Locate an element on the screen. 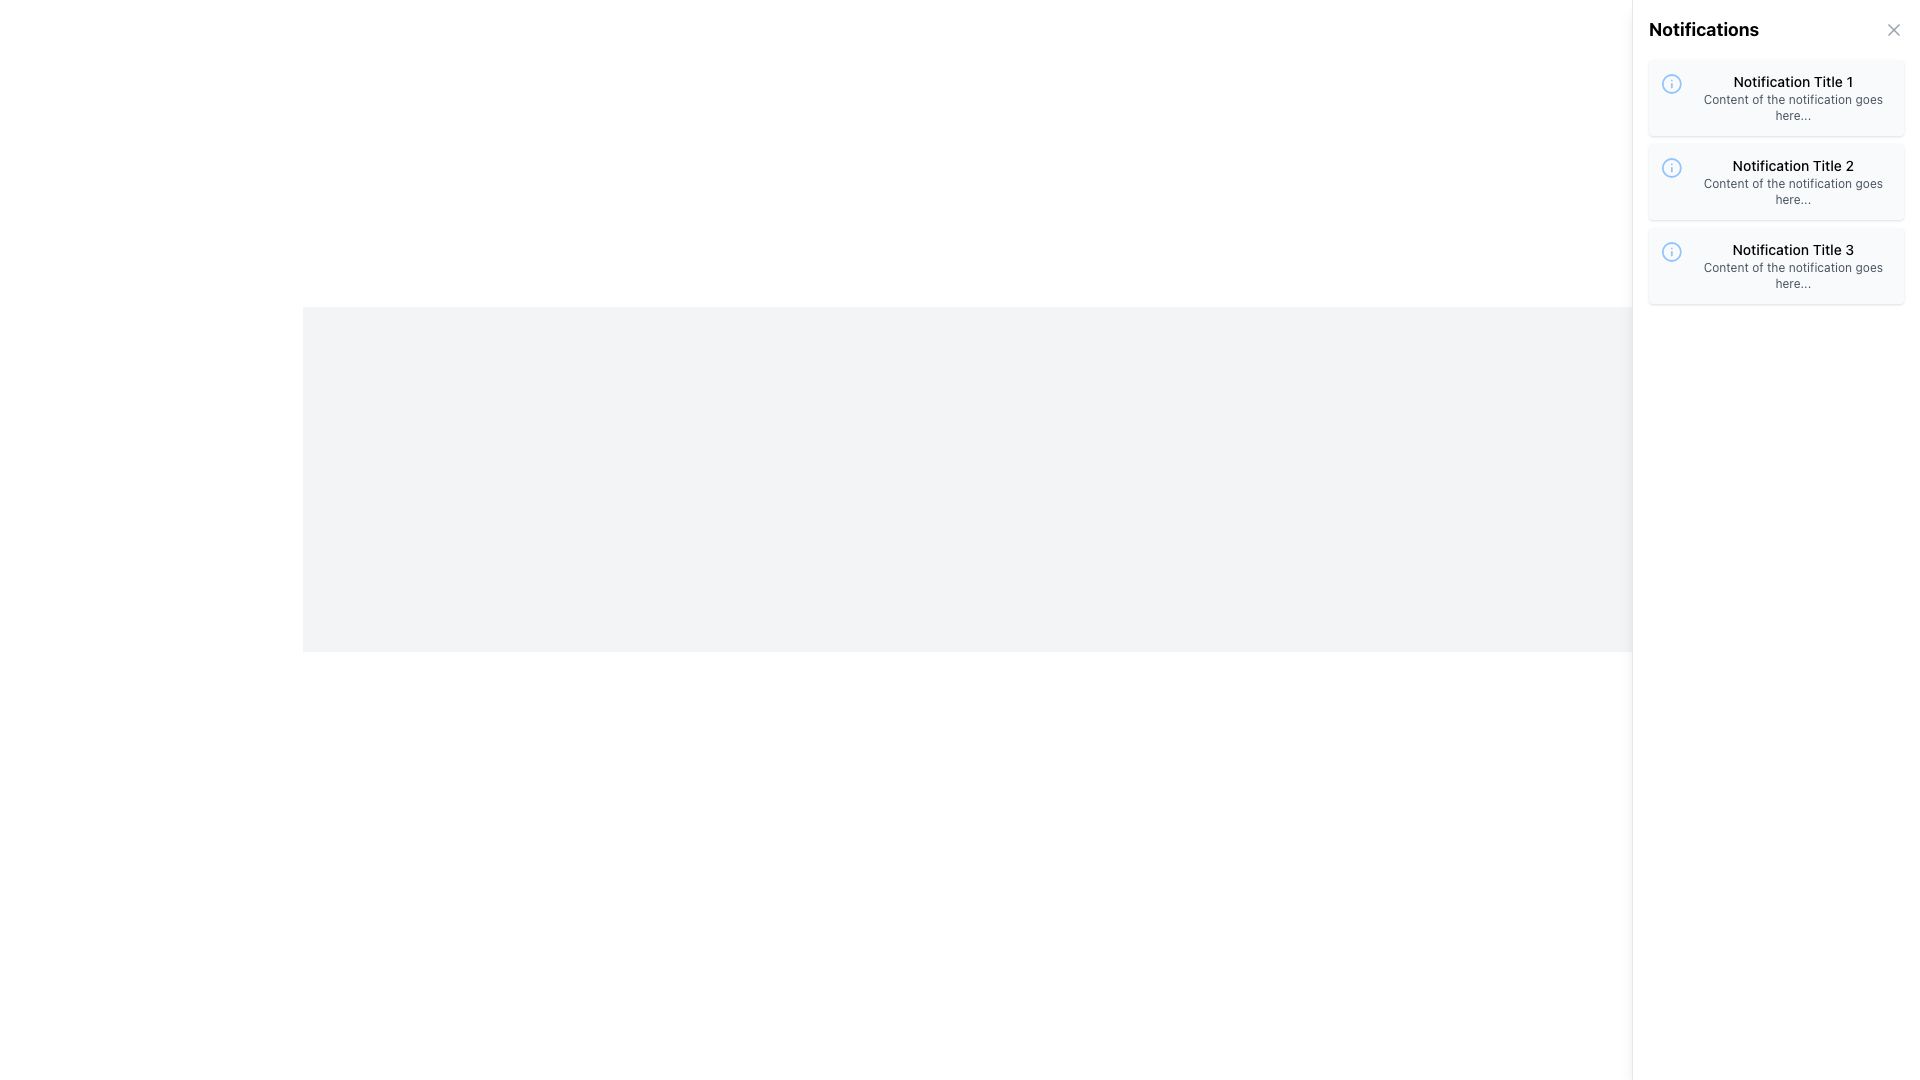  the information icon located to the left of the 'Notification Title 3' text block within the third notification item in the notification panel is located at coordinates (1671, 250).